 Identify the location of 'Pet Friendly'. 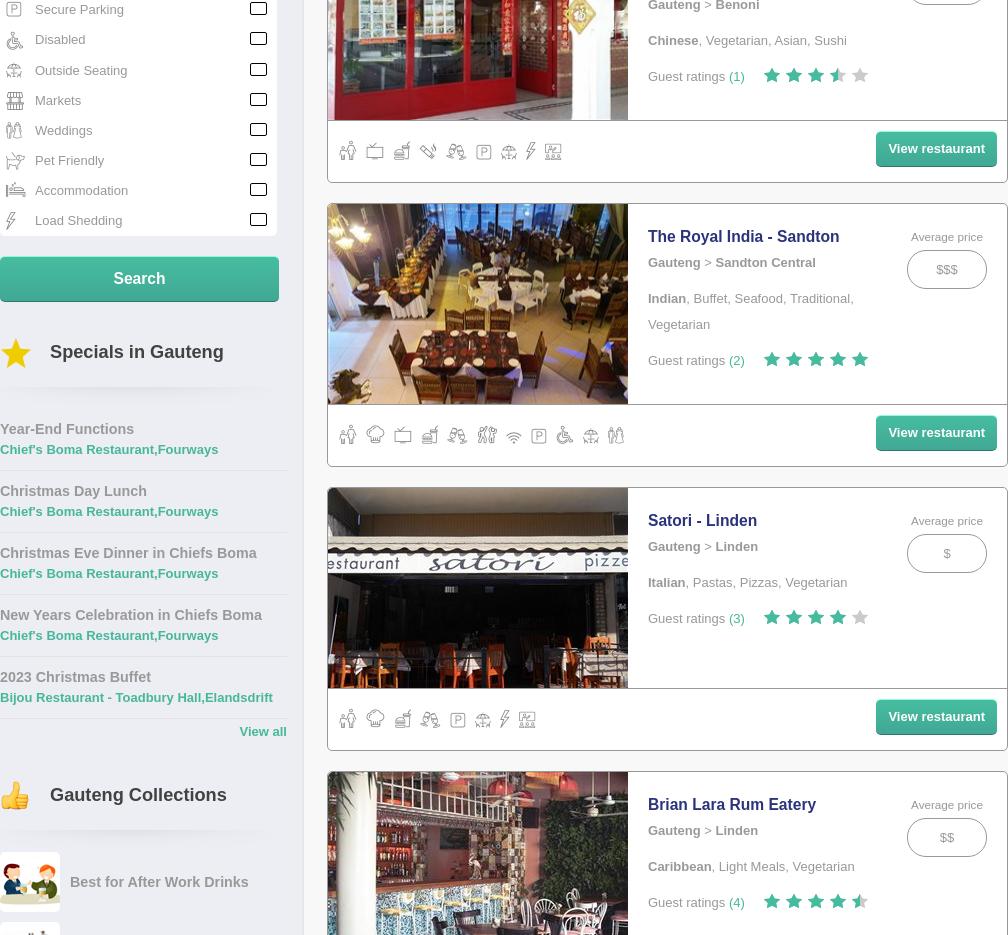
(69, 160).